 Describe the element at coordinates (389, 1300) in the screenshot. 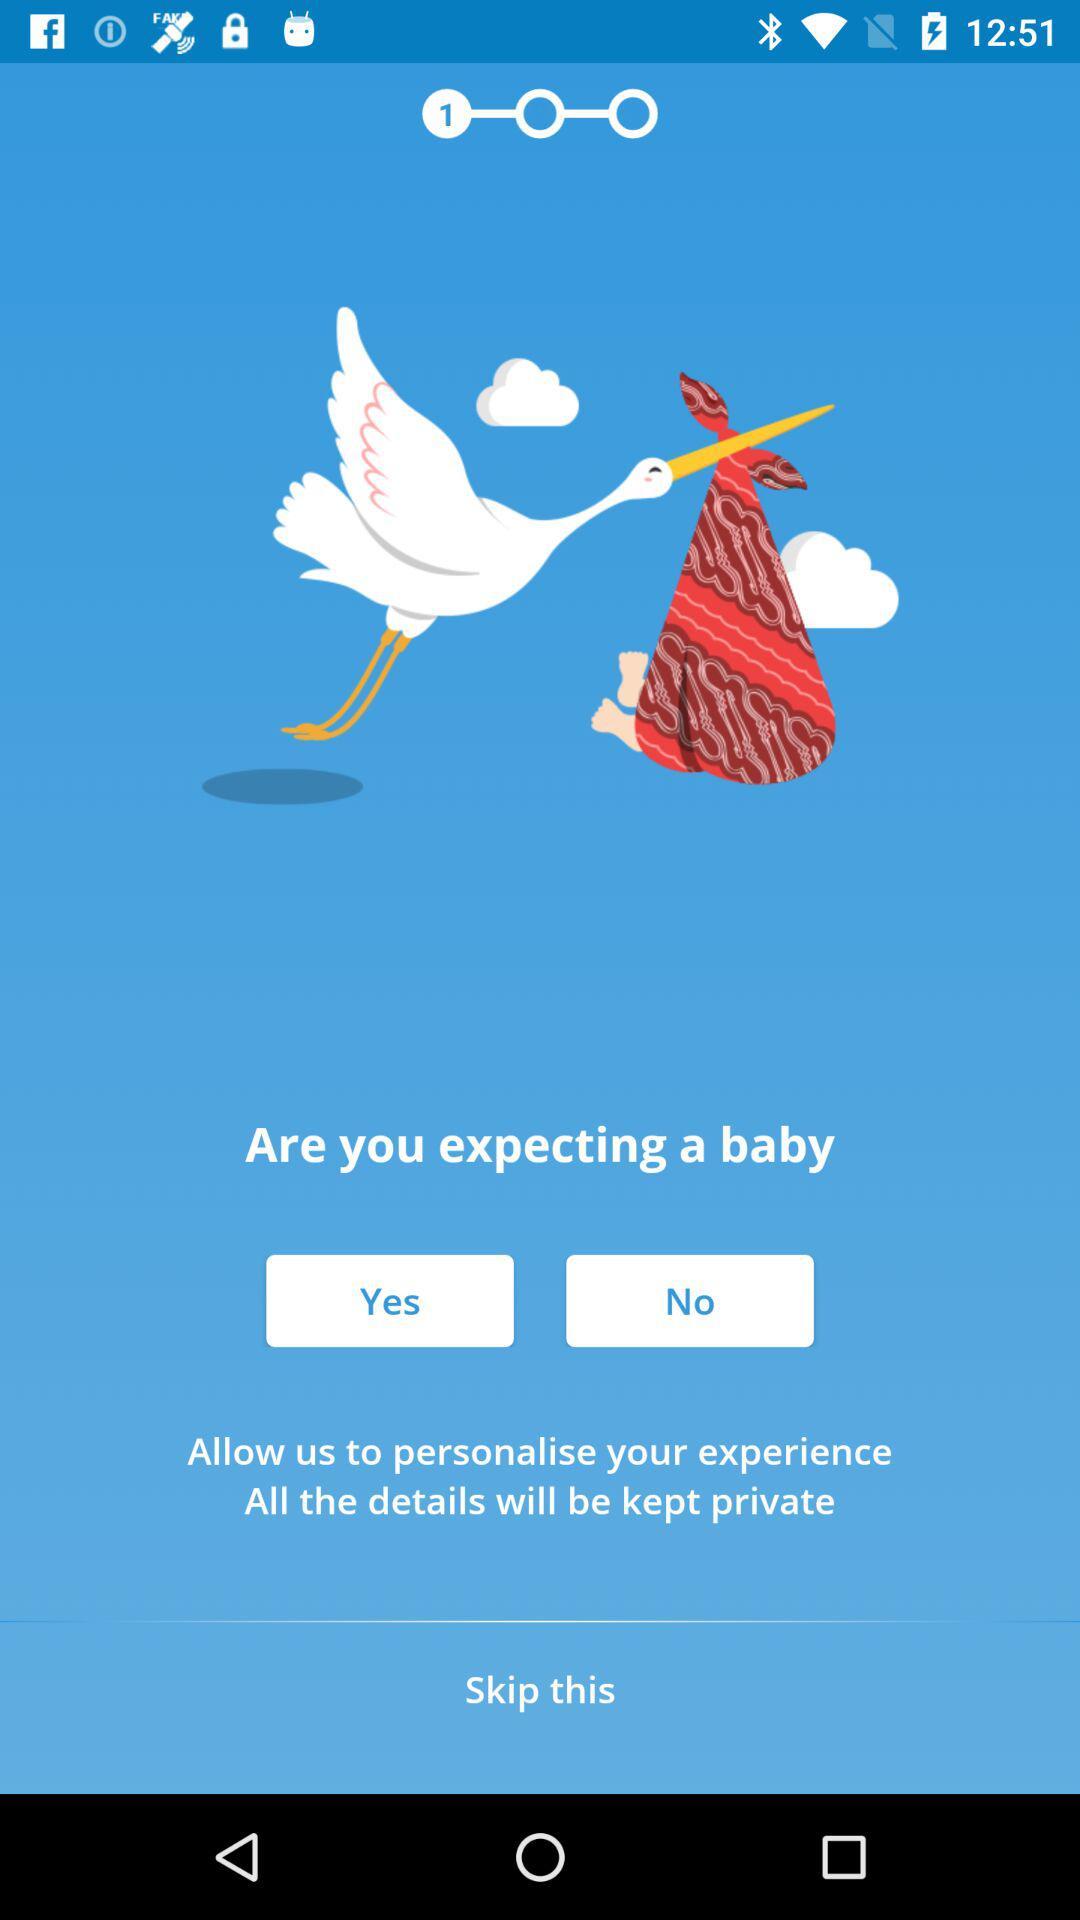

I see `the yes item` at that location.